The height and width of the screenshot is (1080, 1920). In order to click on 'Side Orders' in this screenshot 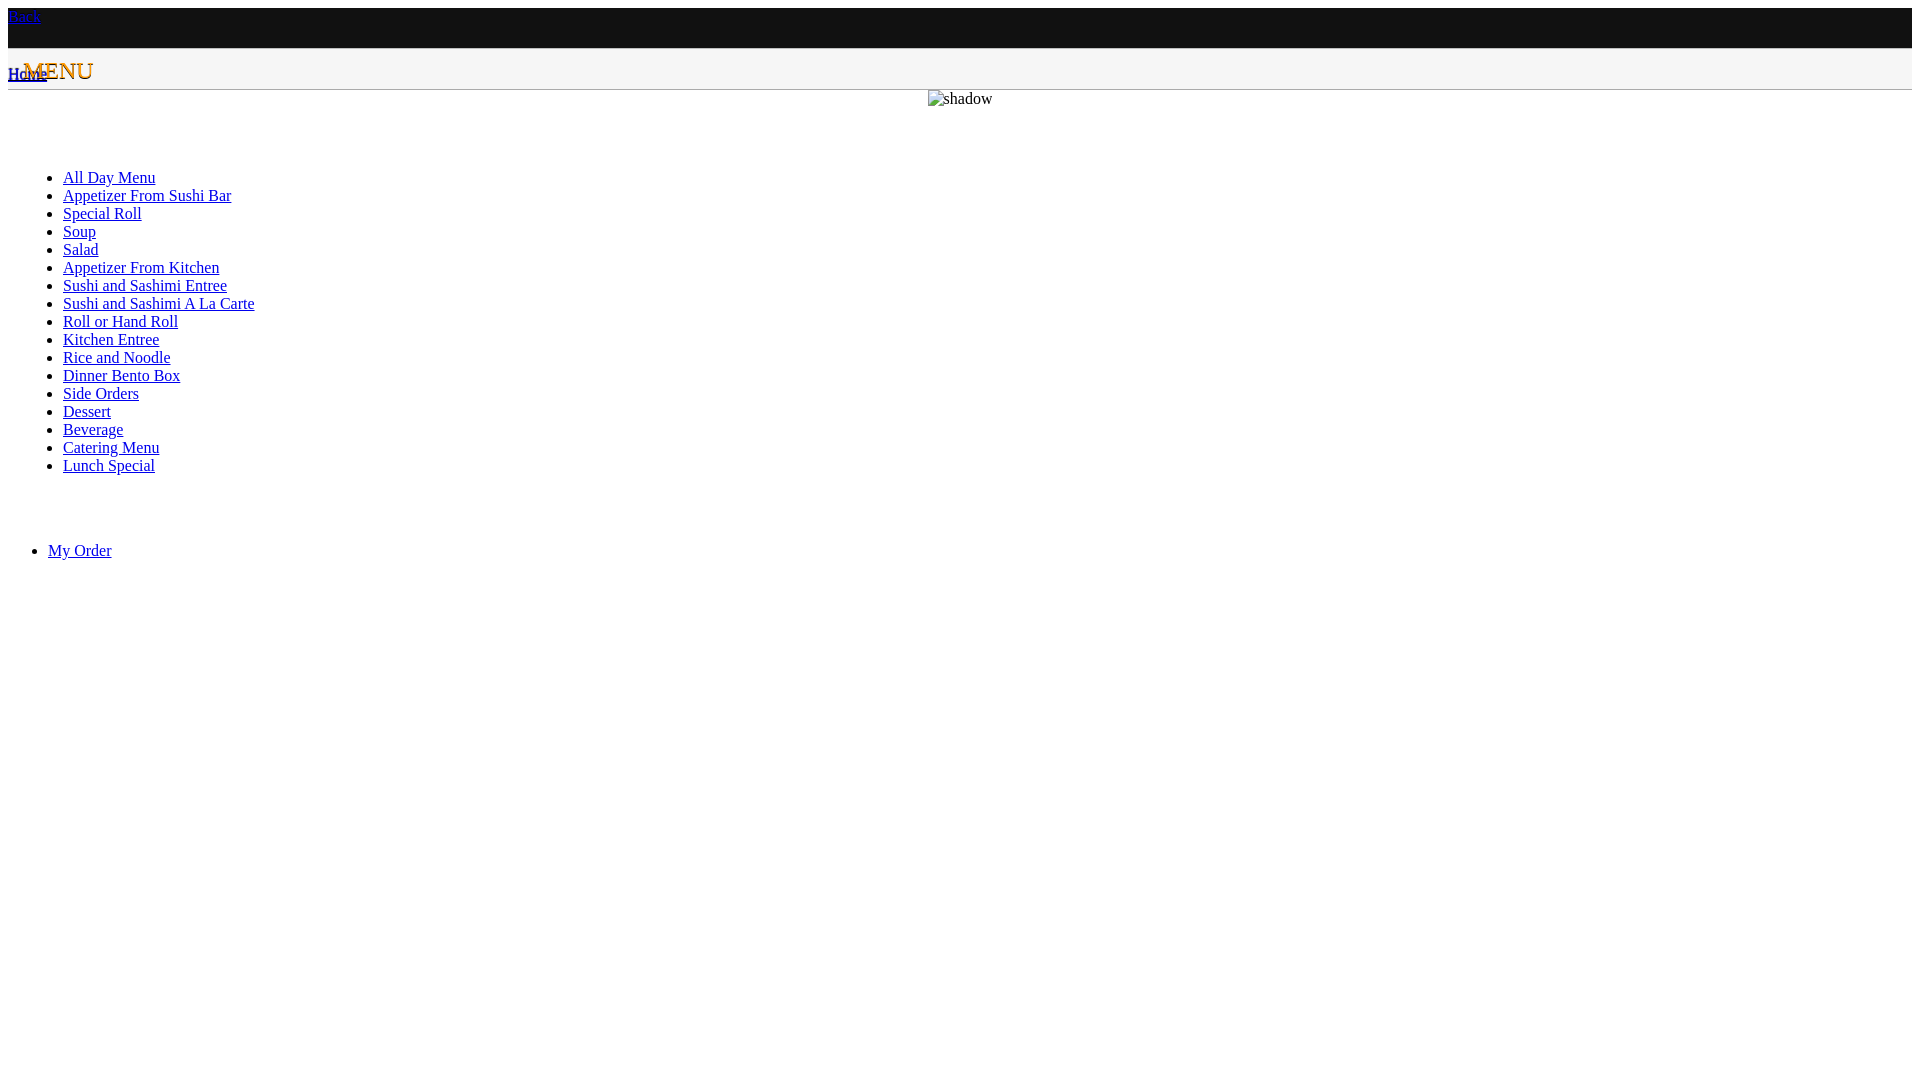, I will do `click(99, 393)`.